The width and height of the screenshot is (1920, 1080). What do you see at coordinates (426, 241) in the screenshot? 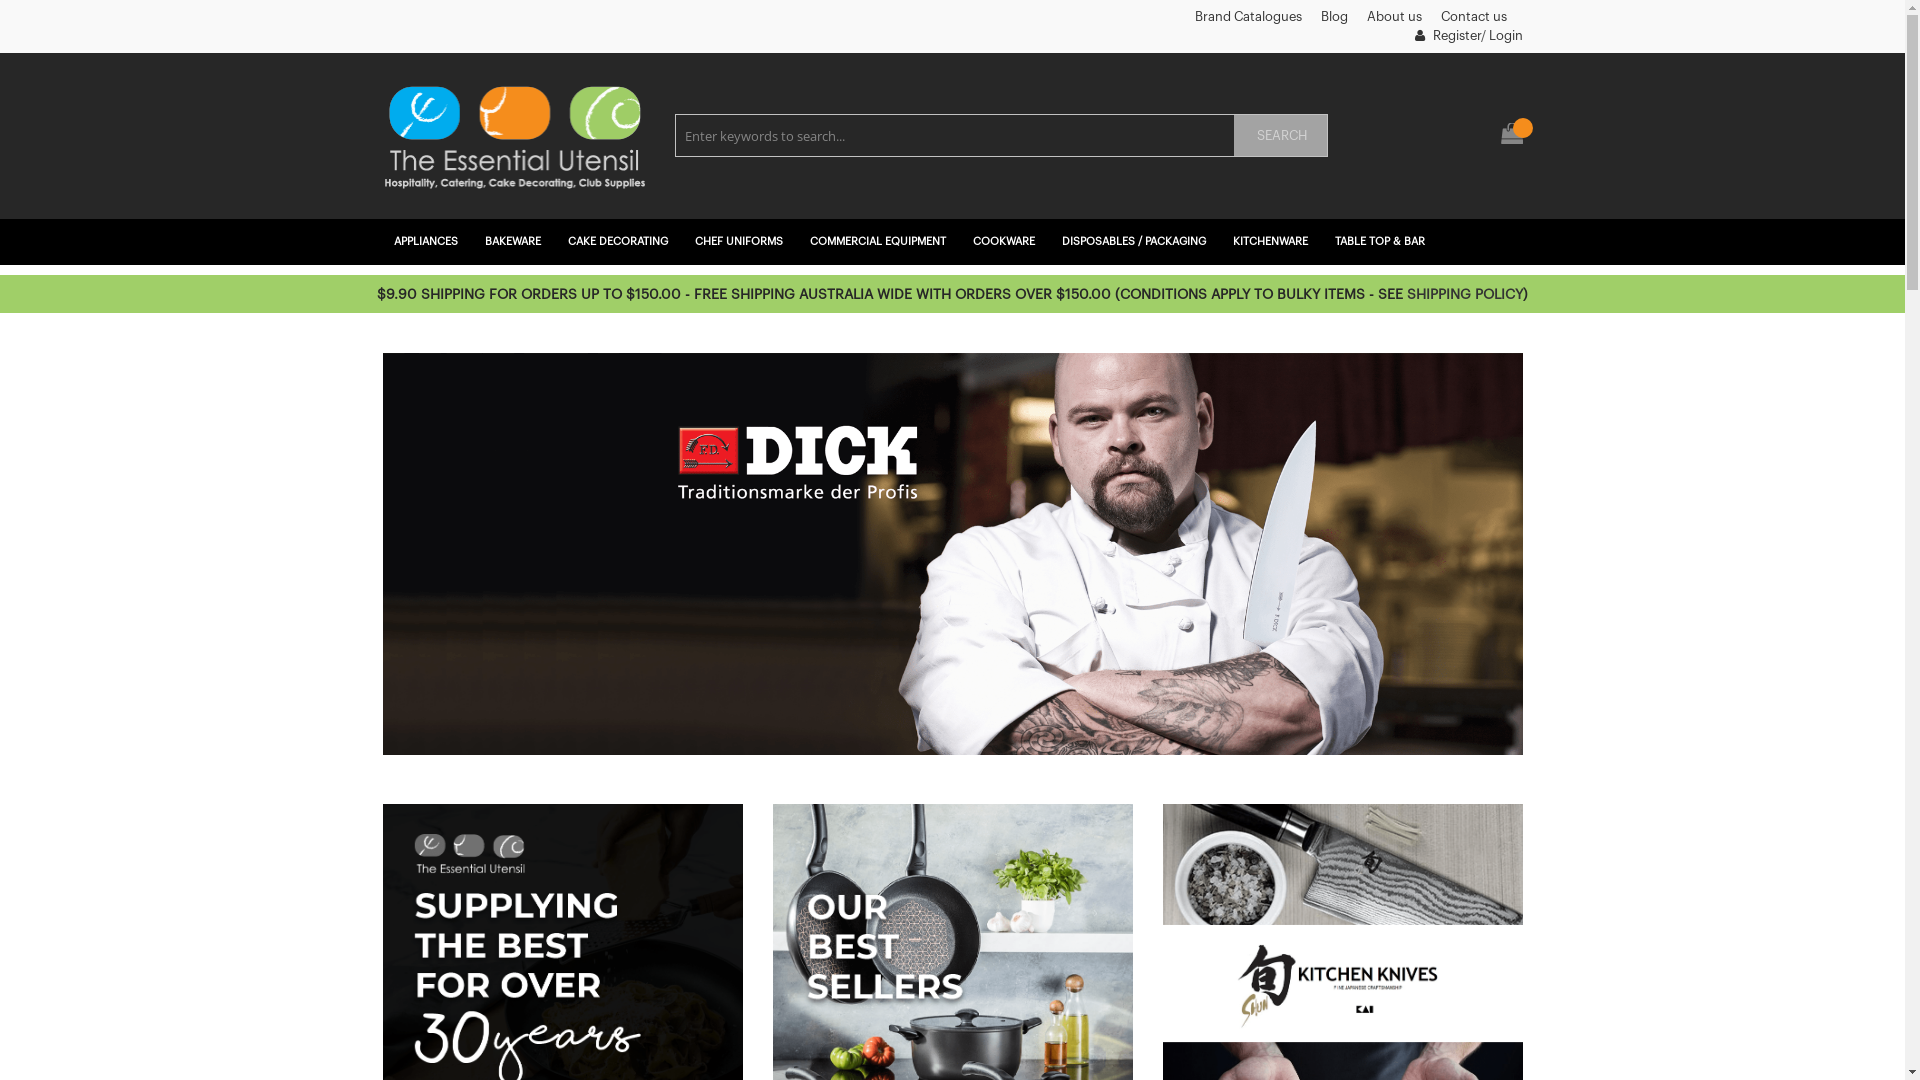
I see `'APPLIANCES'` at bounding box center [426, 241].